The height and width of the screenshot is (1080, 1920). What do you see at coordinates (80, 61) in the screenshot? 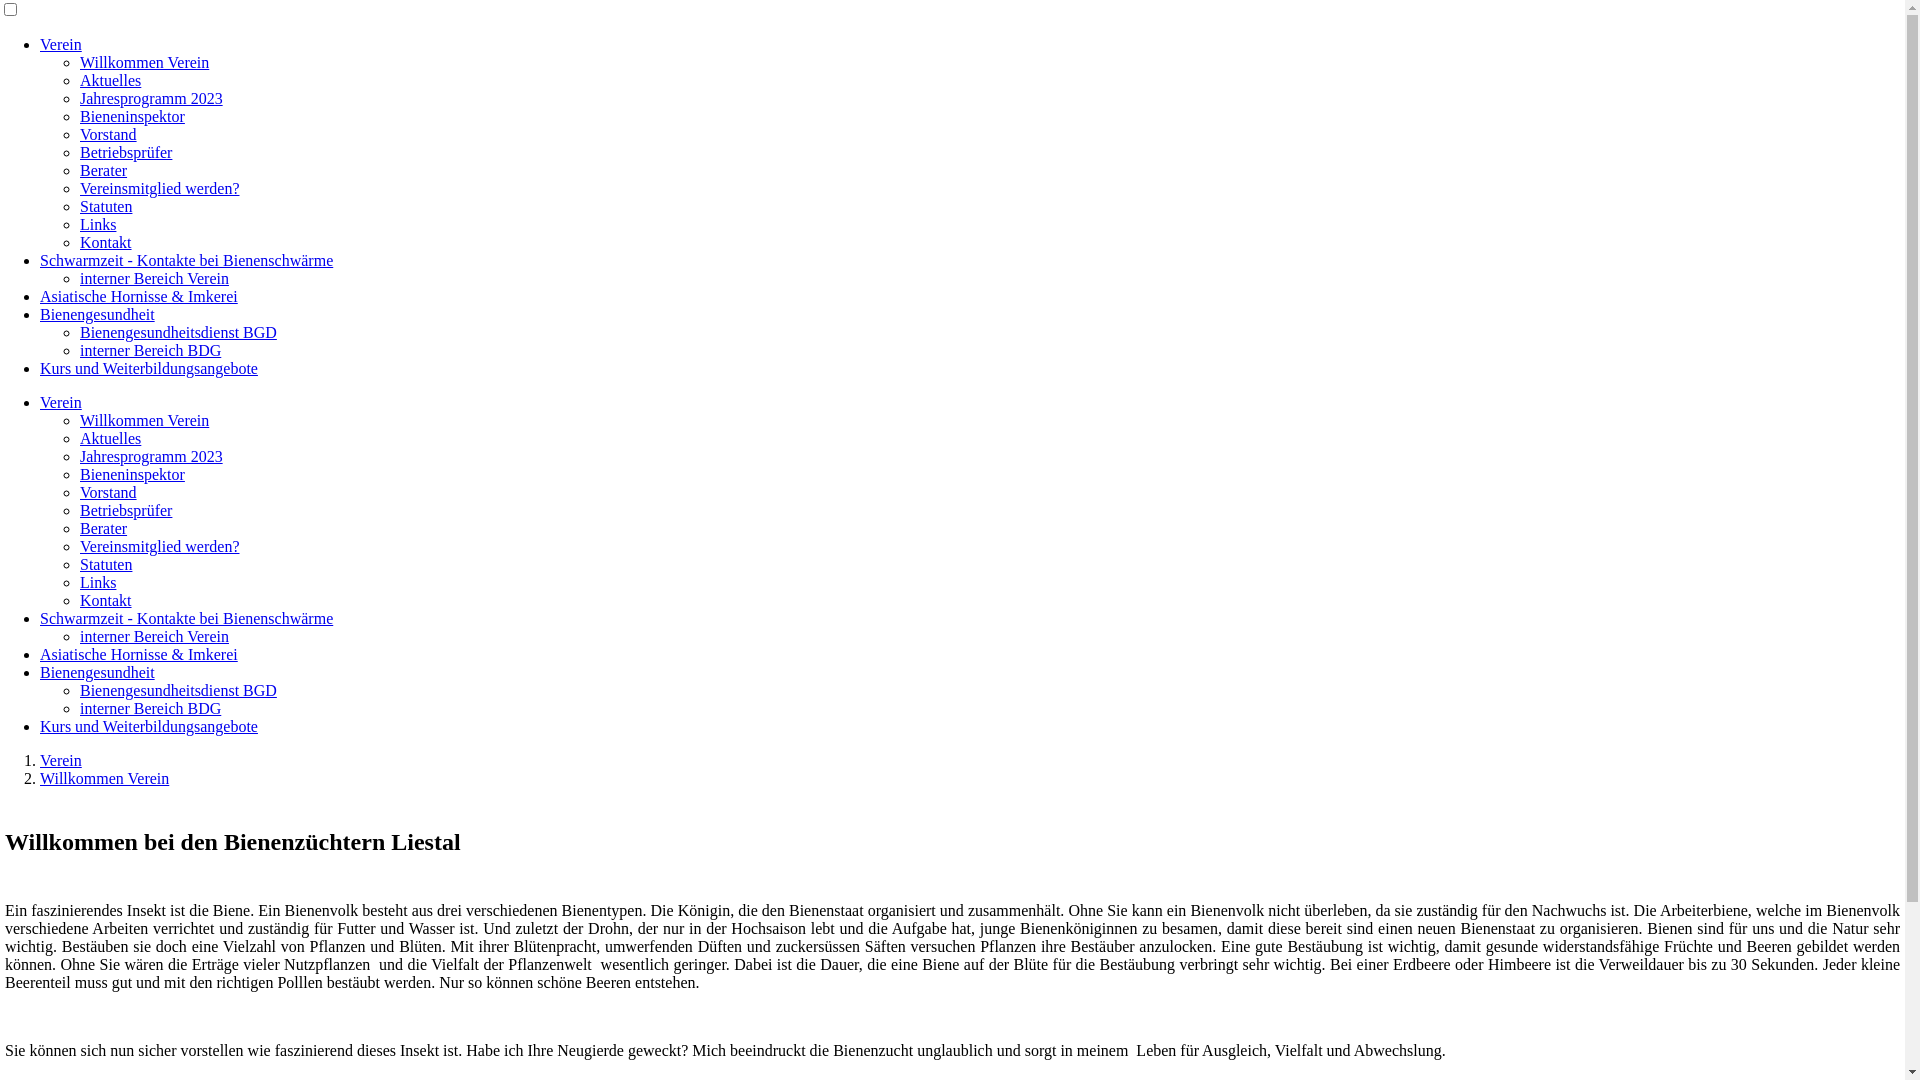
I see `'Willkommen Verein'` at bounding box center [80, 61].